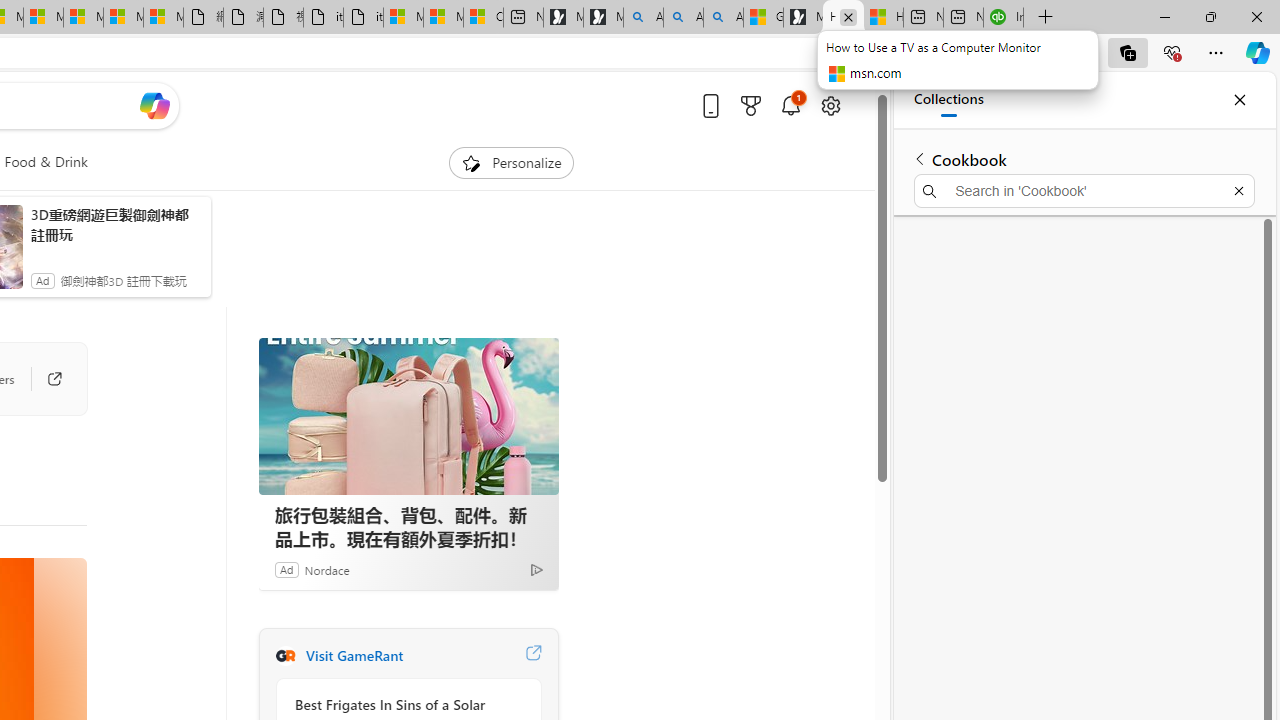 Image resolution: width=1280 pixels, height=720 pixels. I want to click on 'Consumer Health Data Privacy Policy', so click(483, 17).